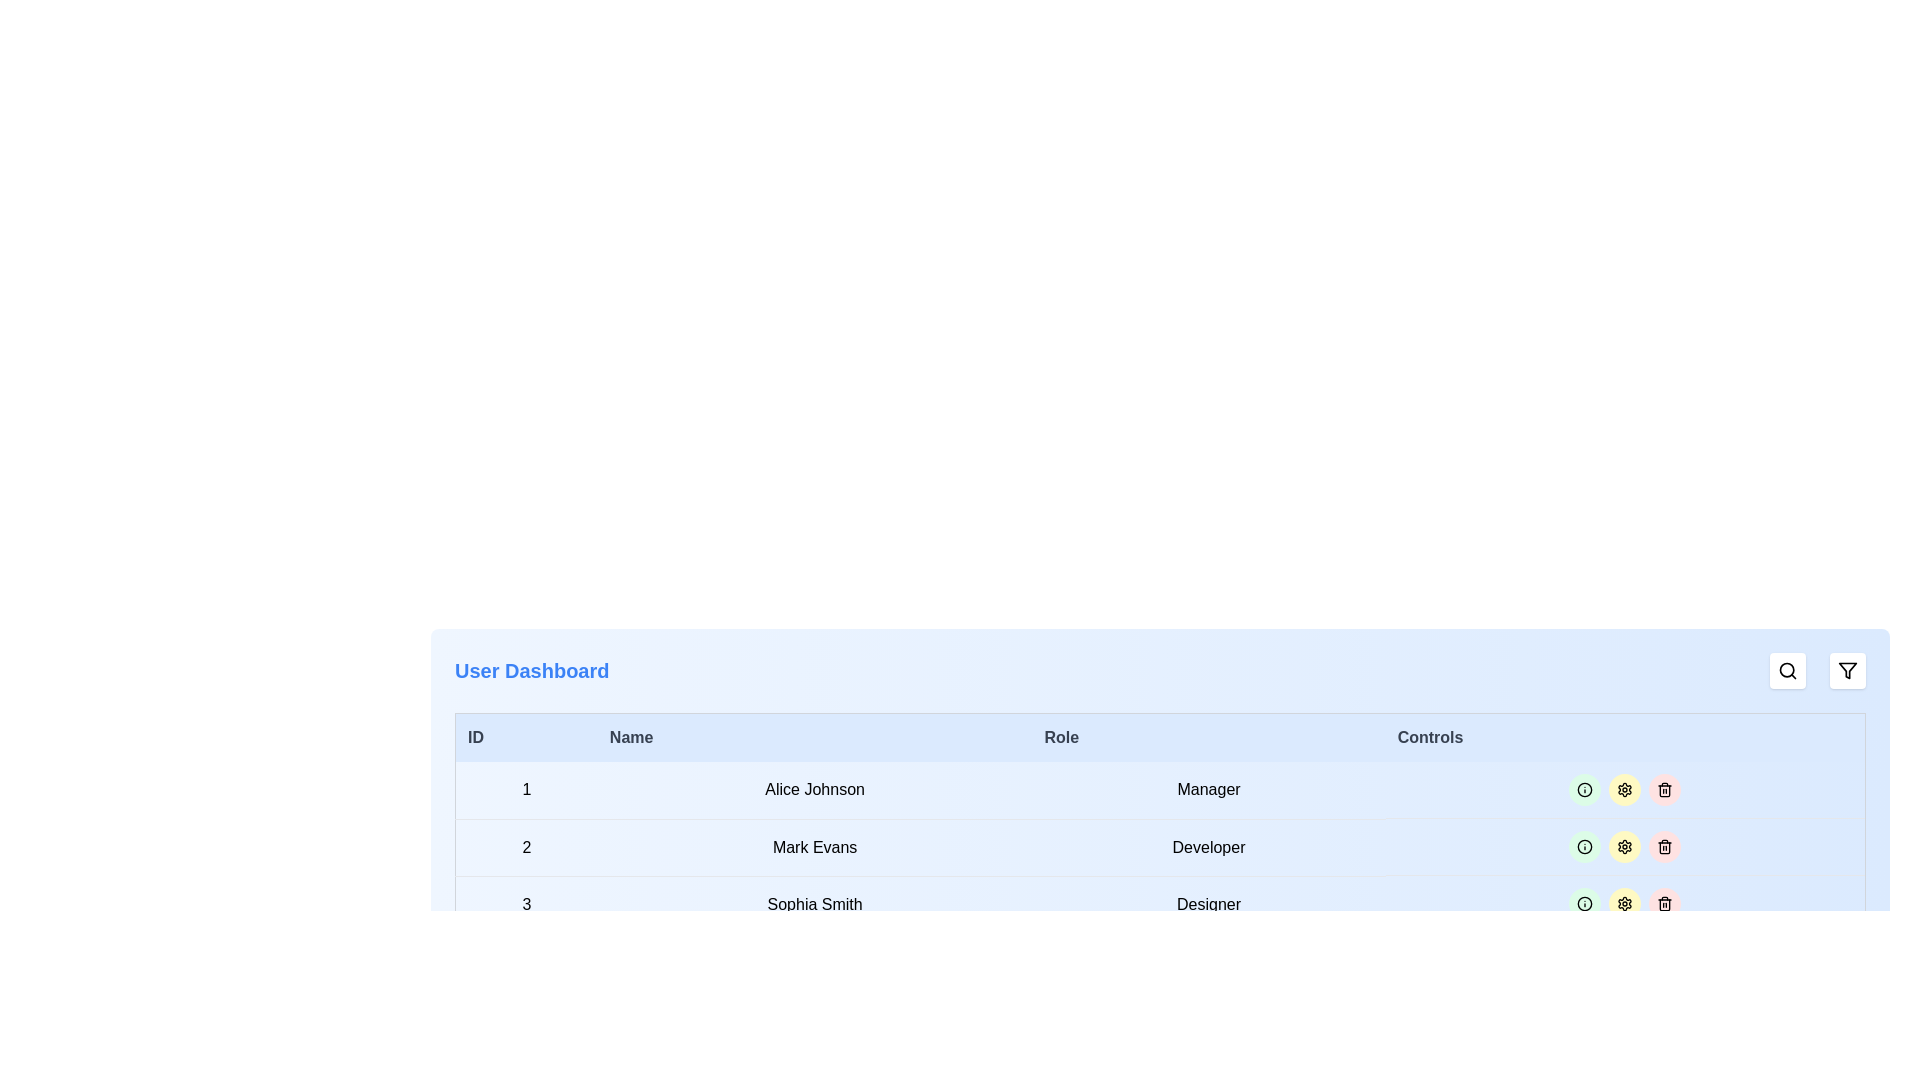 This screenshot has height=1080, width=1920. I want to click on the static text label displaying the identifier number for the entry in the second row of the ID column in the table, so click(526, 847).